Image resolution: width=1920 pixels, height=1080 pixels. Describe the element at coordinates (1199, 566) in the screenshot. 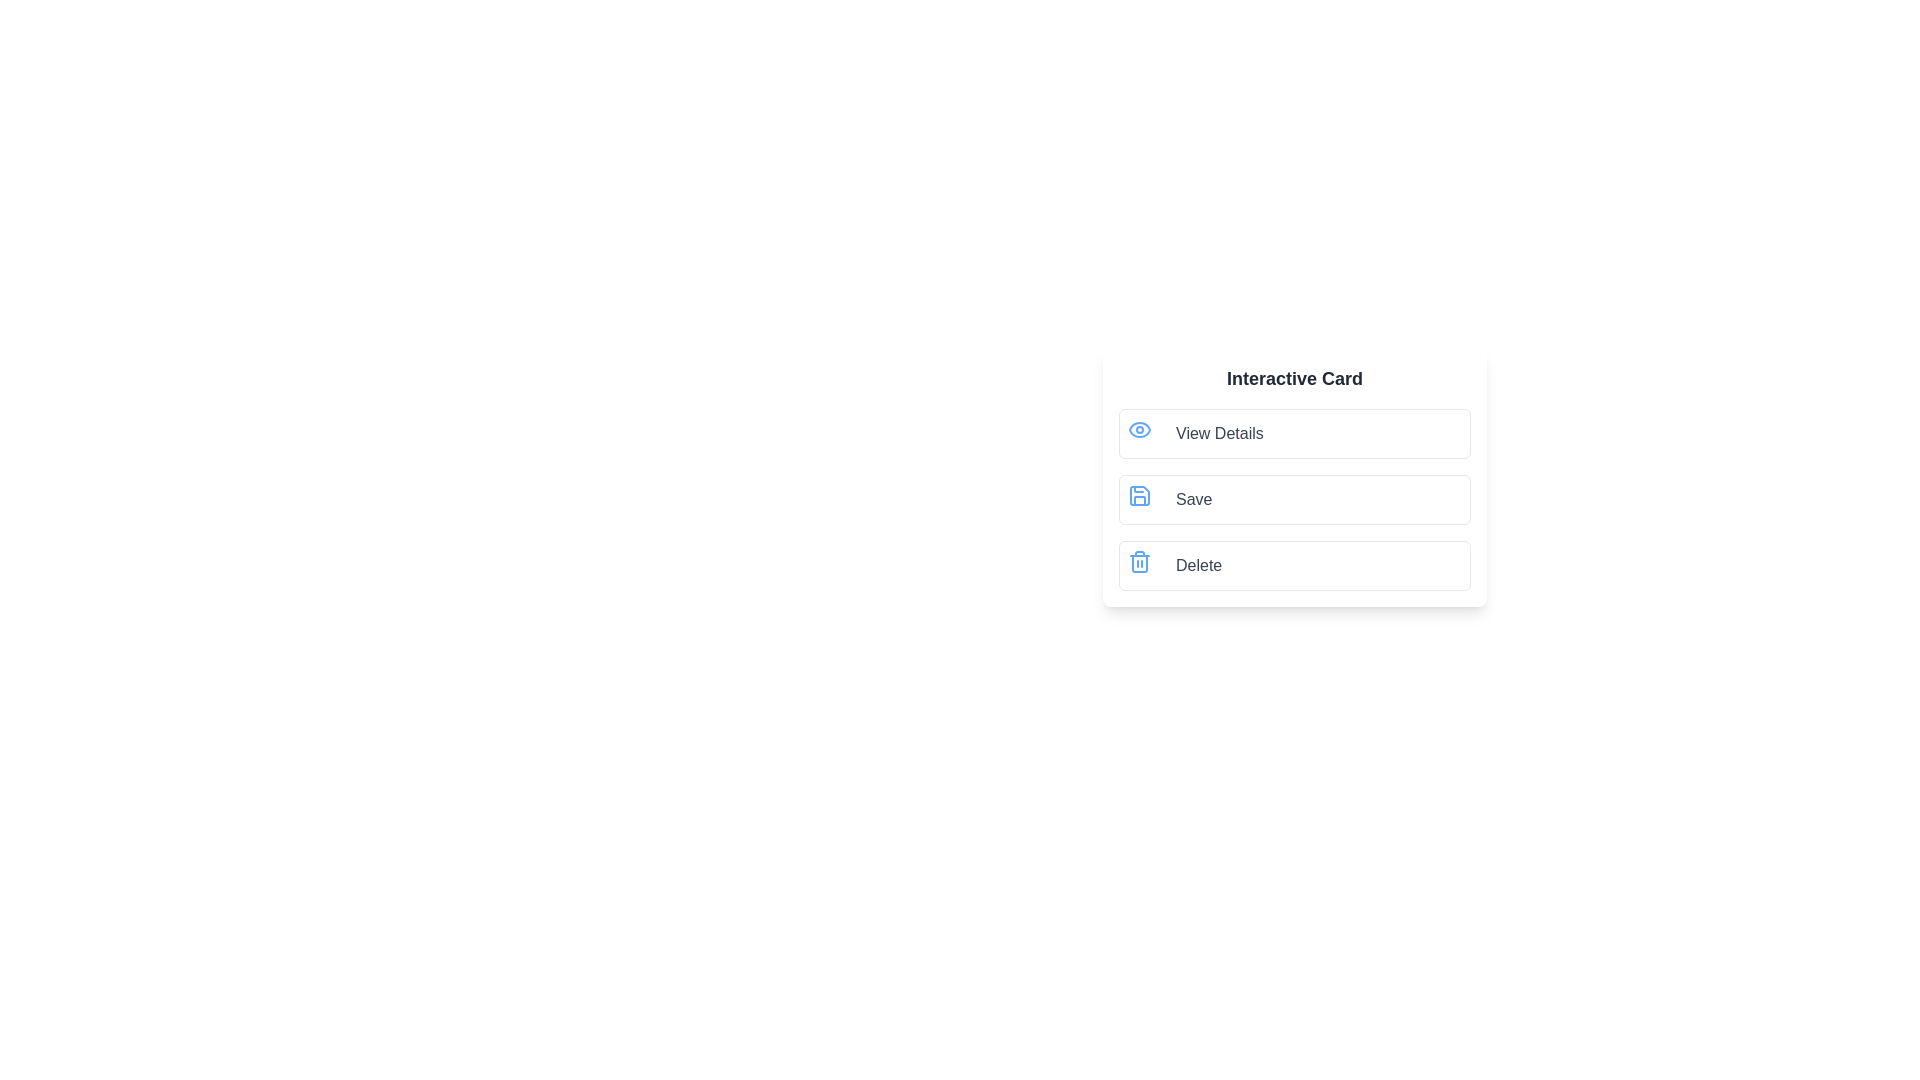

I see `the 'Delete' text label, which is part of a button group in a card-like interface, located to the right of a trash can icon and below the 'Save' button` at that location.